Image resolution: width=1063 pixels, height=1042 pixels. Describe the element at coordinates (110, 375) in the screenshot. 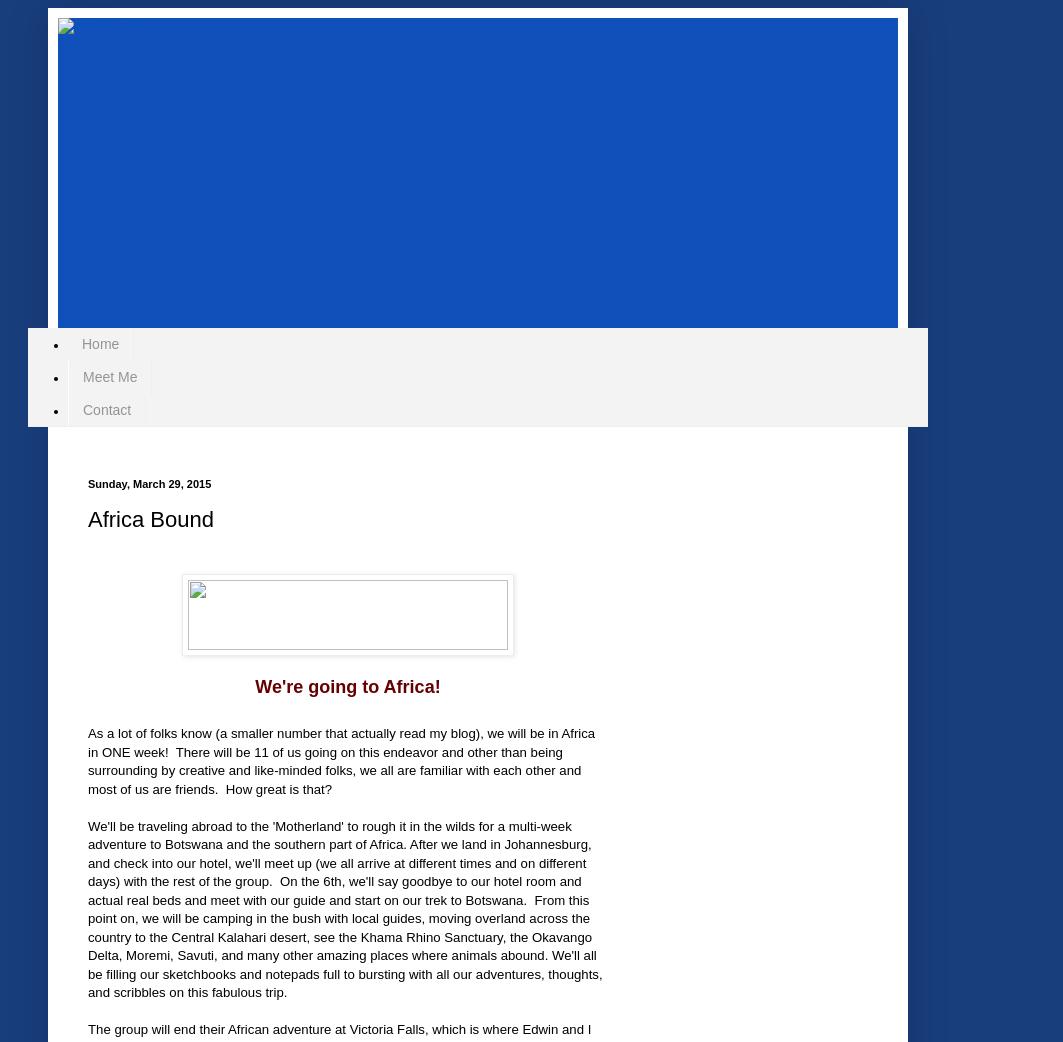

I see `'Meet Me'` at that location.